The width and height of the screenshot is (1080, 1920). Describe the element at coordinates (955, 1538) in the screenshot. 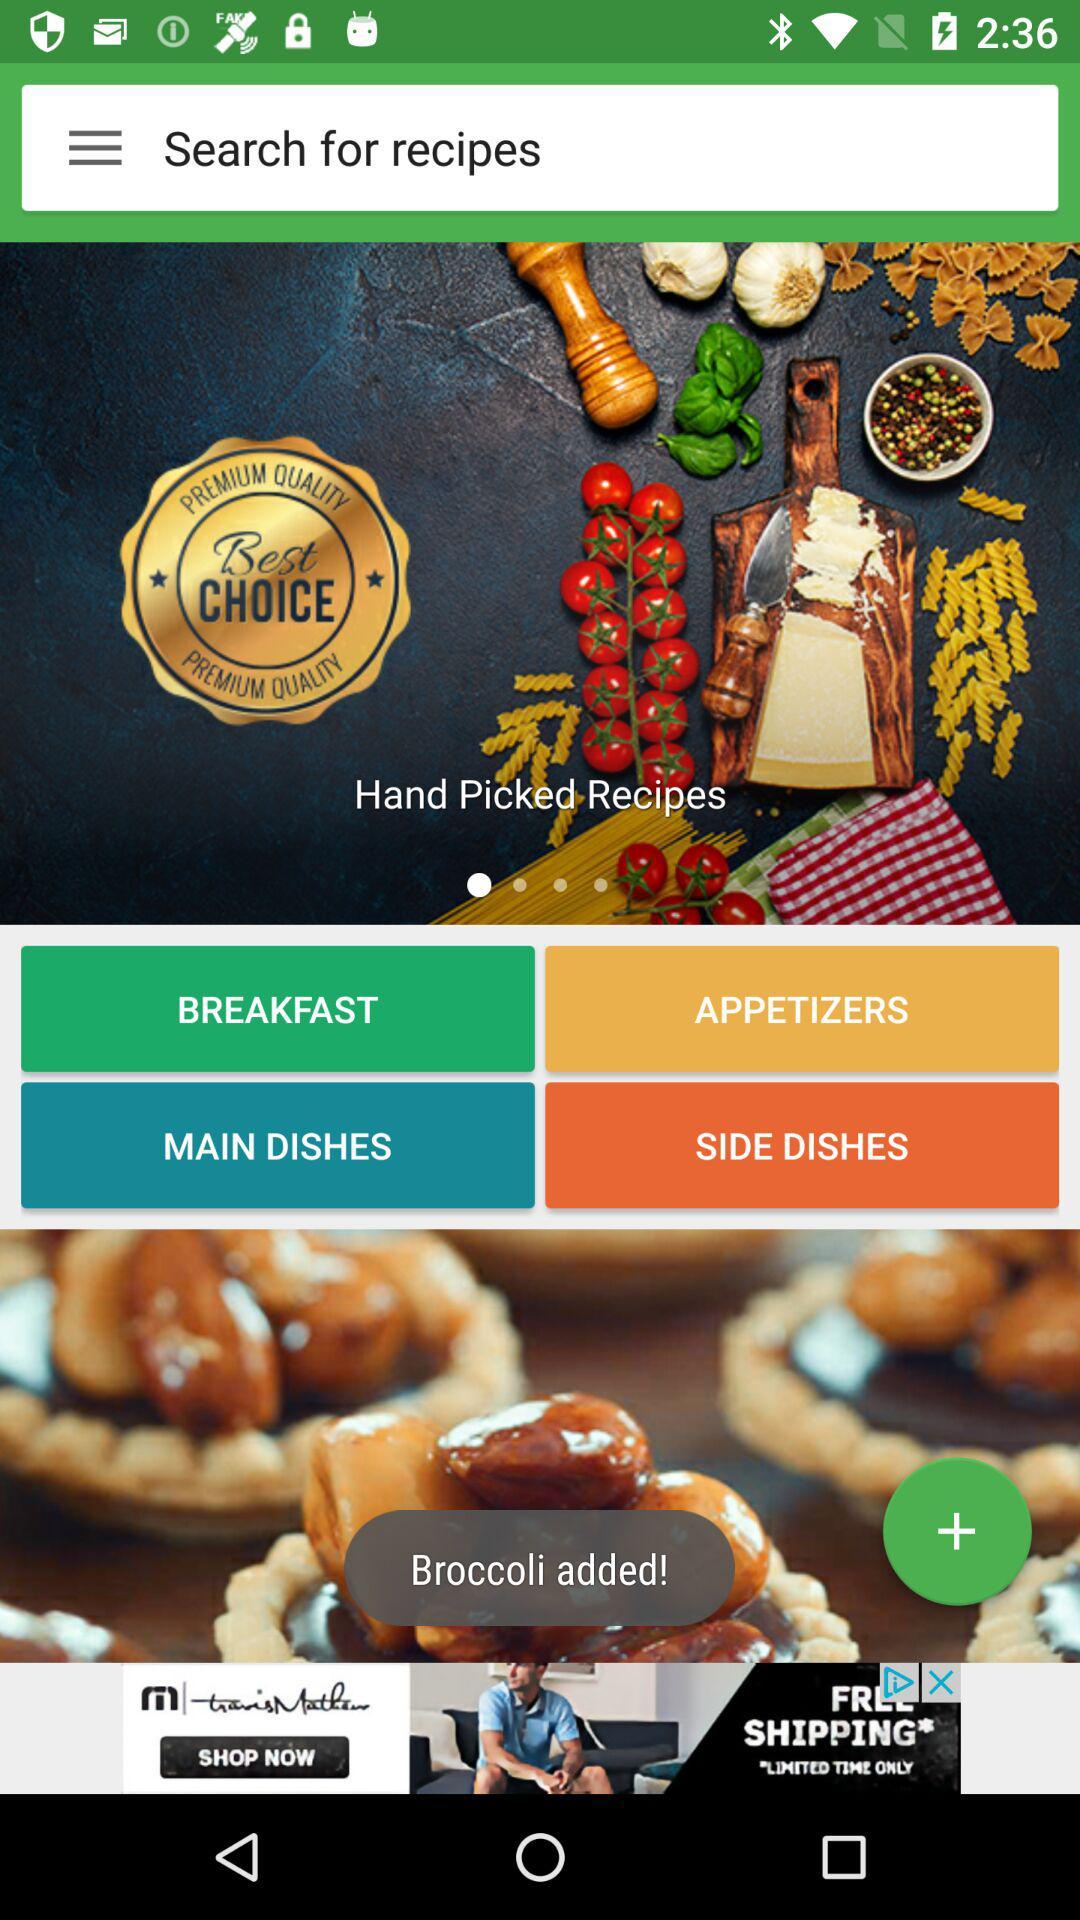

I see `the add icon` at that location.